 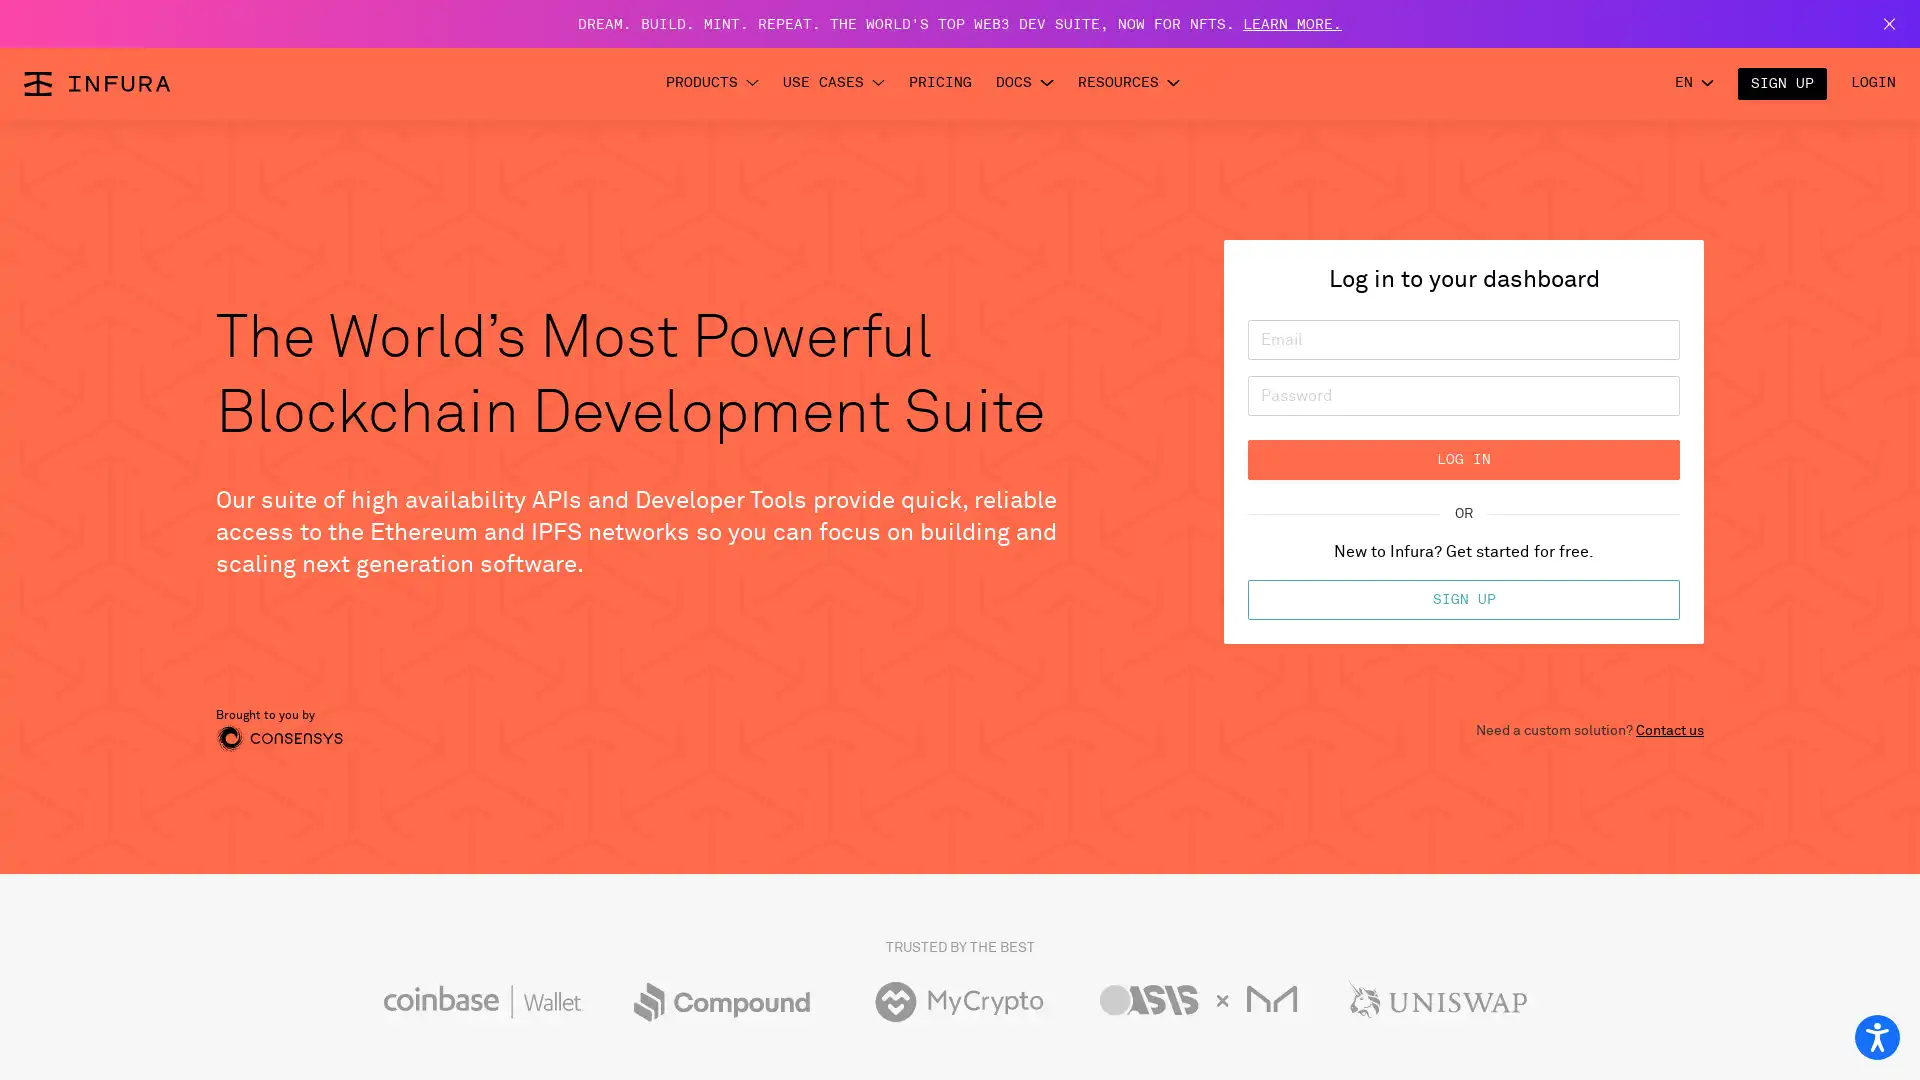 I want to click on Open accessibility options, statement and help, so click(x=1876, y=1036).